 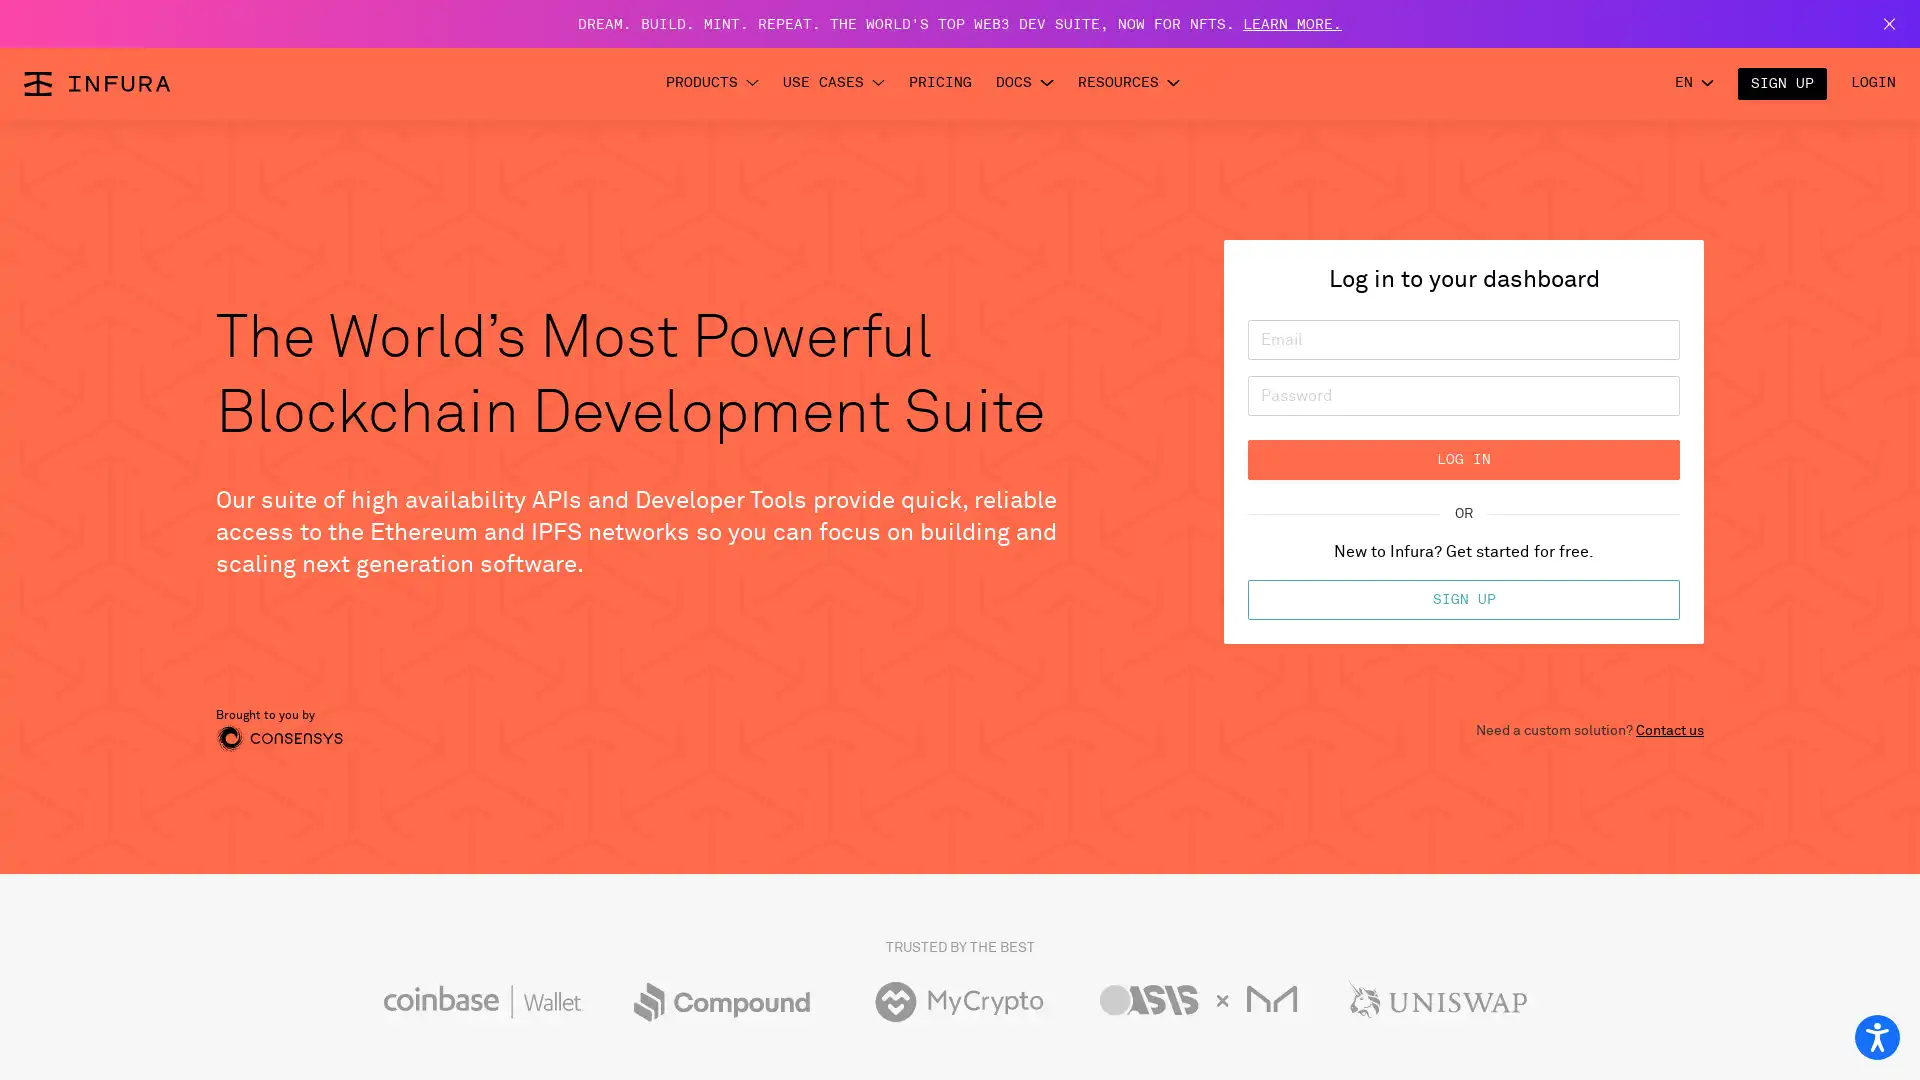 I want to click on Open accessibility options, statement and help, so click(x=1876, y=1036).